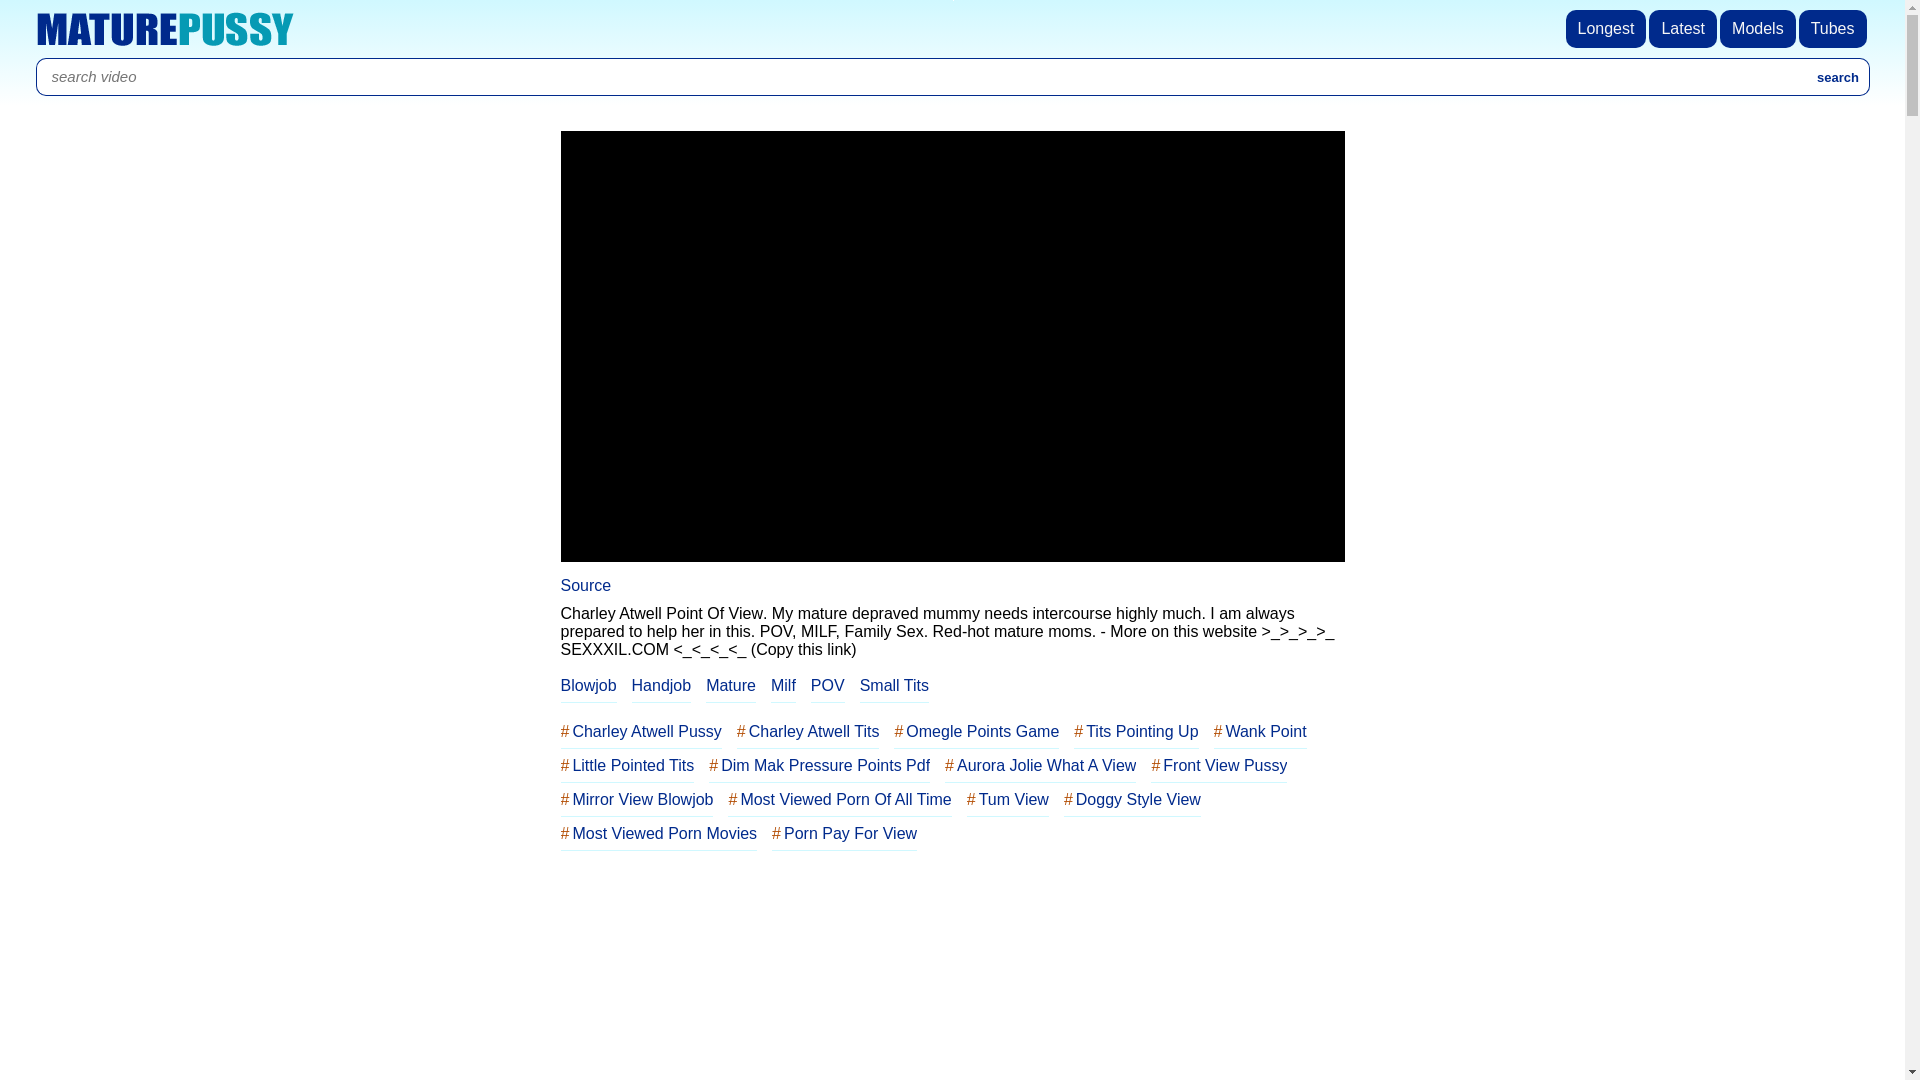 The width and height of the screenshot is (1920, 1080). I want to click on 'Porn Pay For View', so click(844, 833).